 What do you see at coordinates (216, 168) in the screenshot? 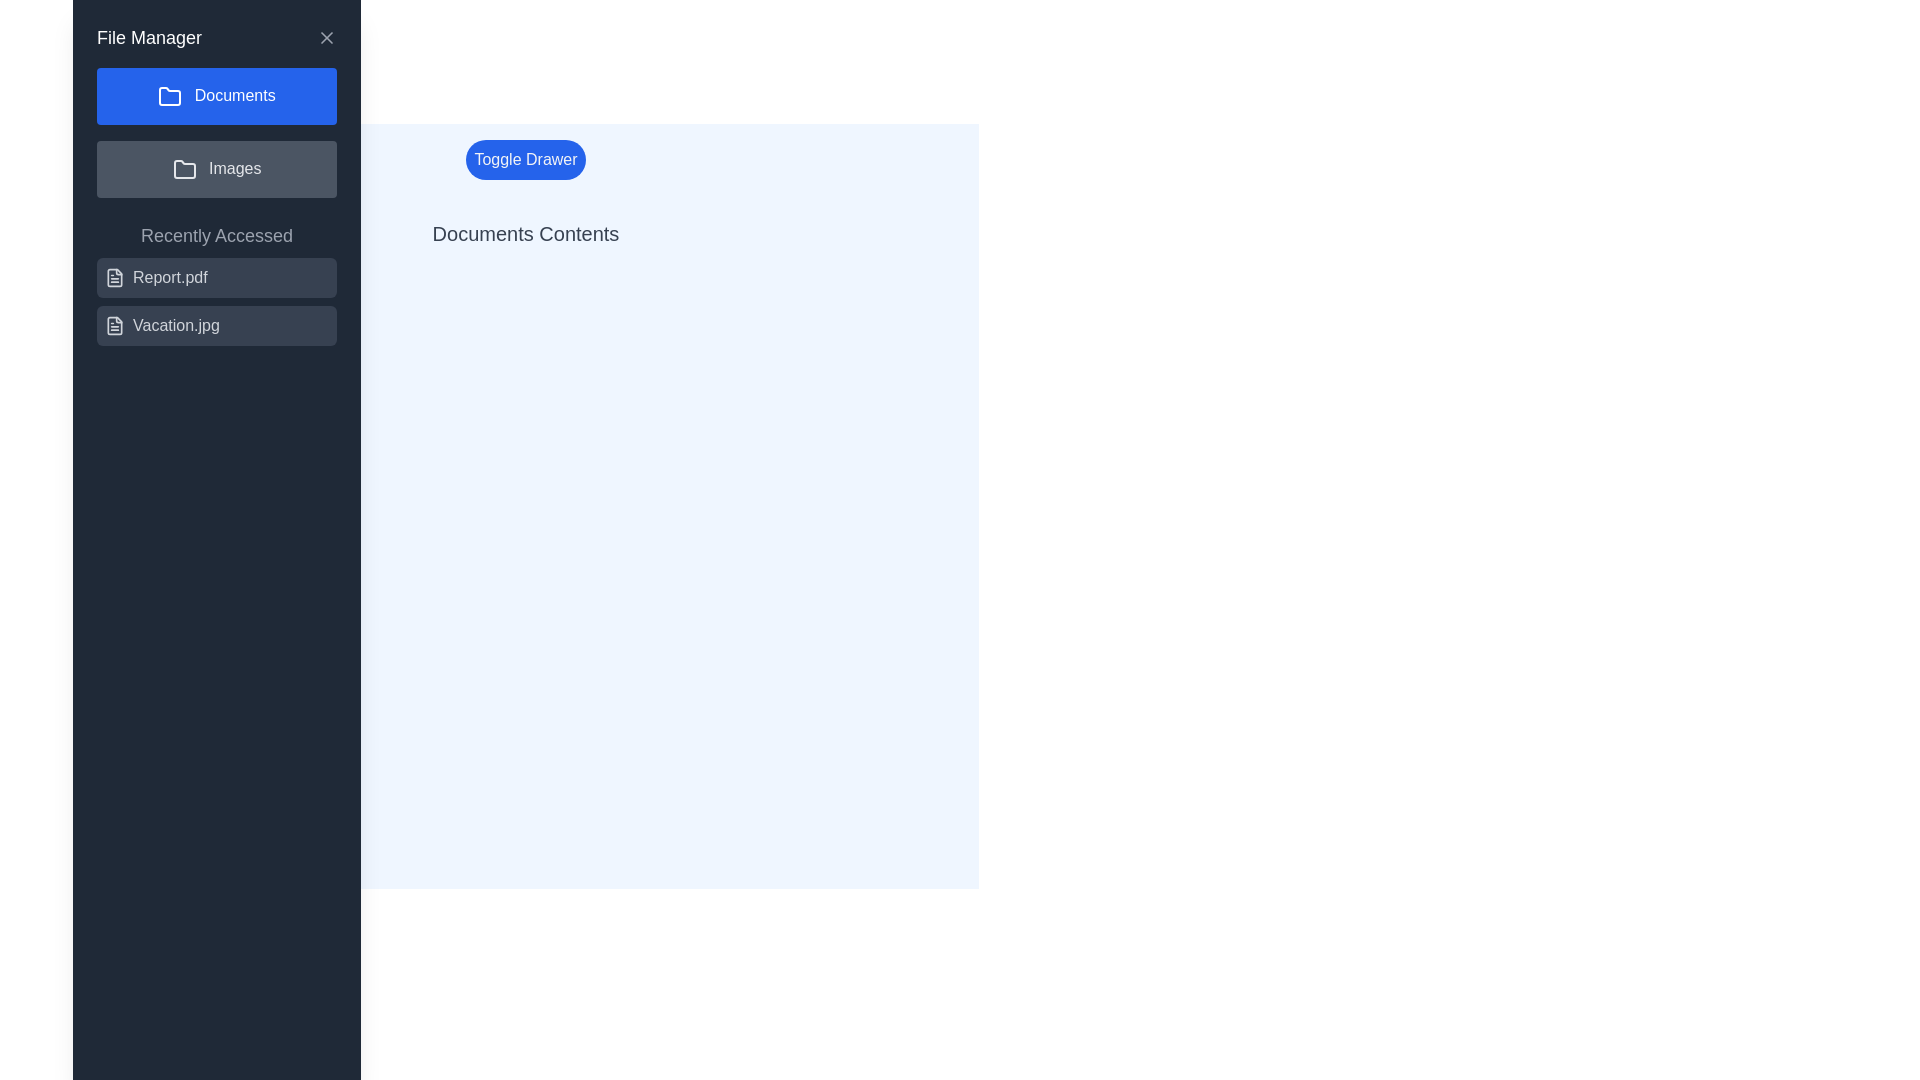
I see `the 'Images' button located in the left vertical menu with a dark gray background and light gray text` at bounding box center [216, 168].